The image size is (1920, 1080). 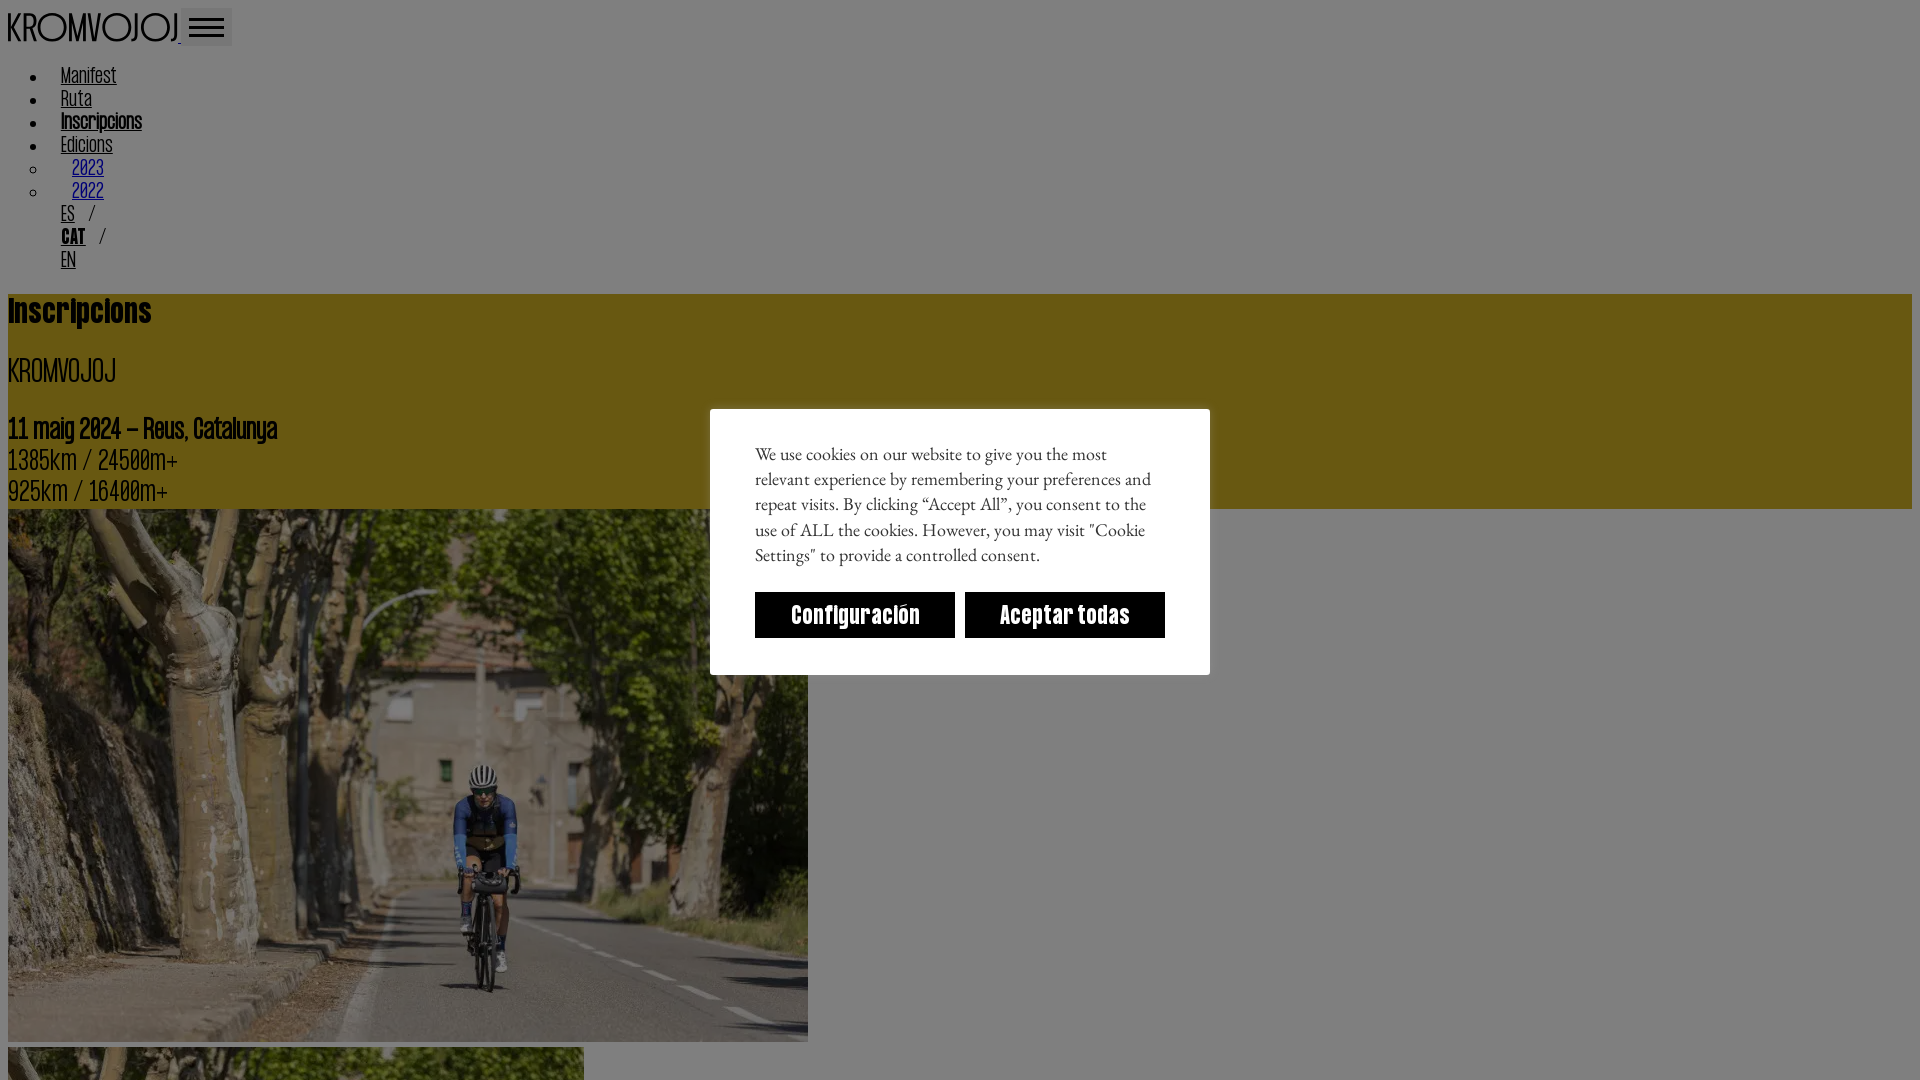 I want to click on 'Edicions', so click(x=85, y=145).